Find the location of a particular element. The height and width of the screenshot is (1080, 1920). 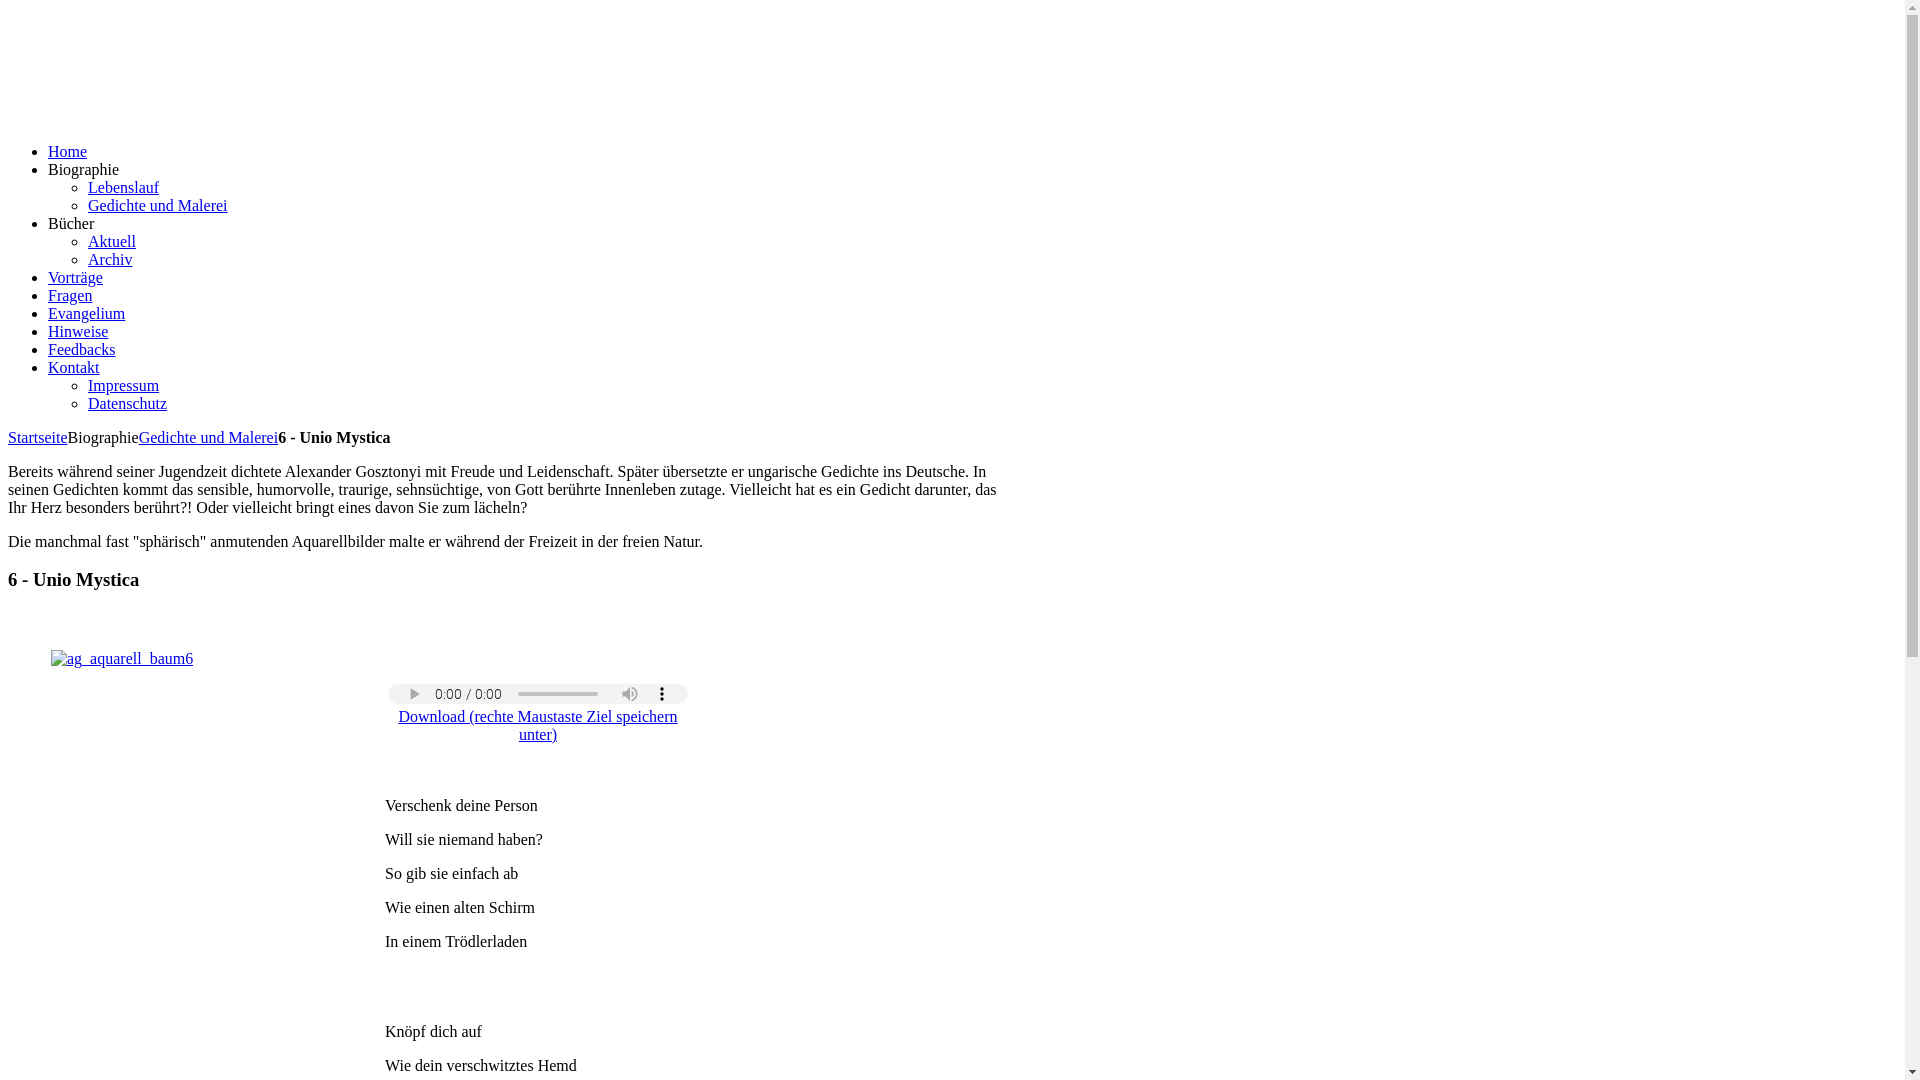

'<span class="sige_js_title">ag_aquarell_baum6</span>' is located at coordinates (120, 658).